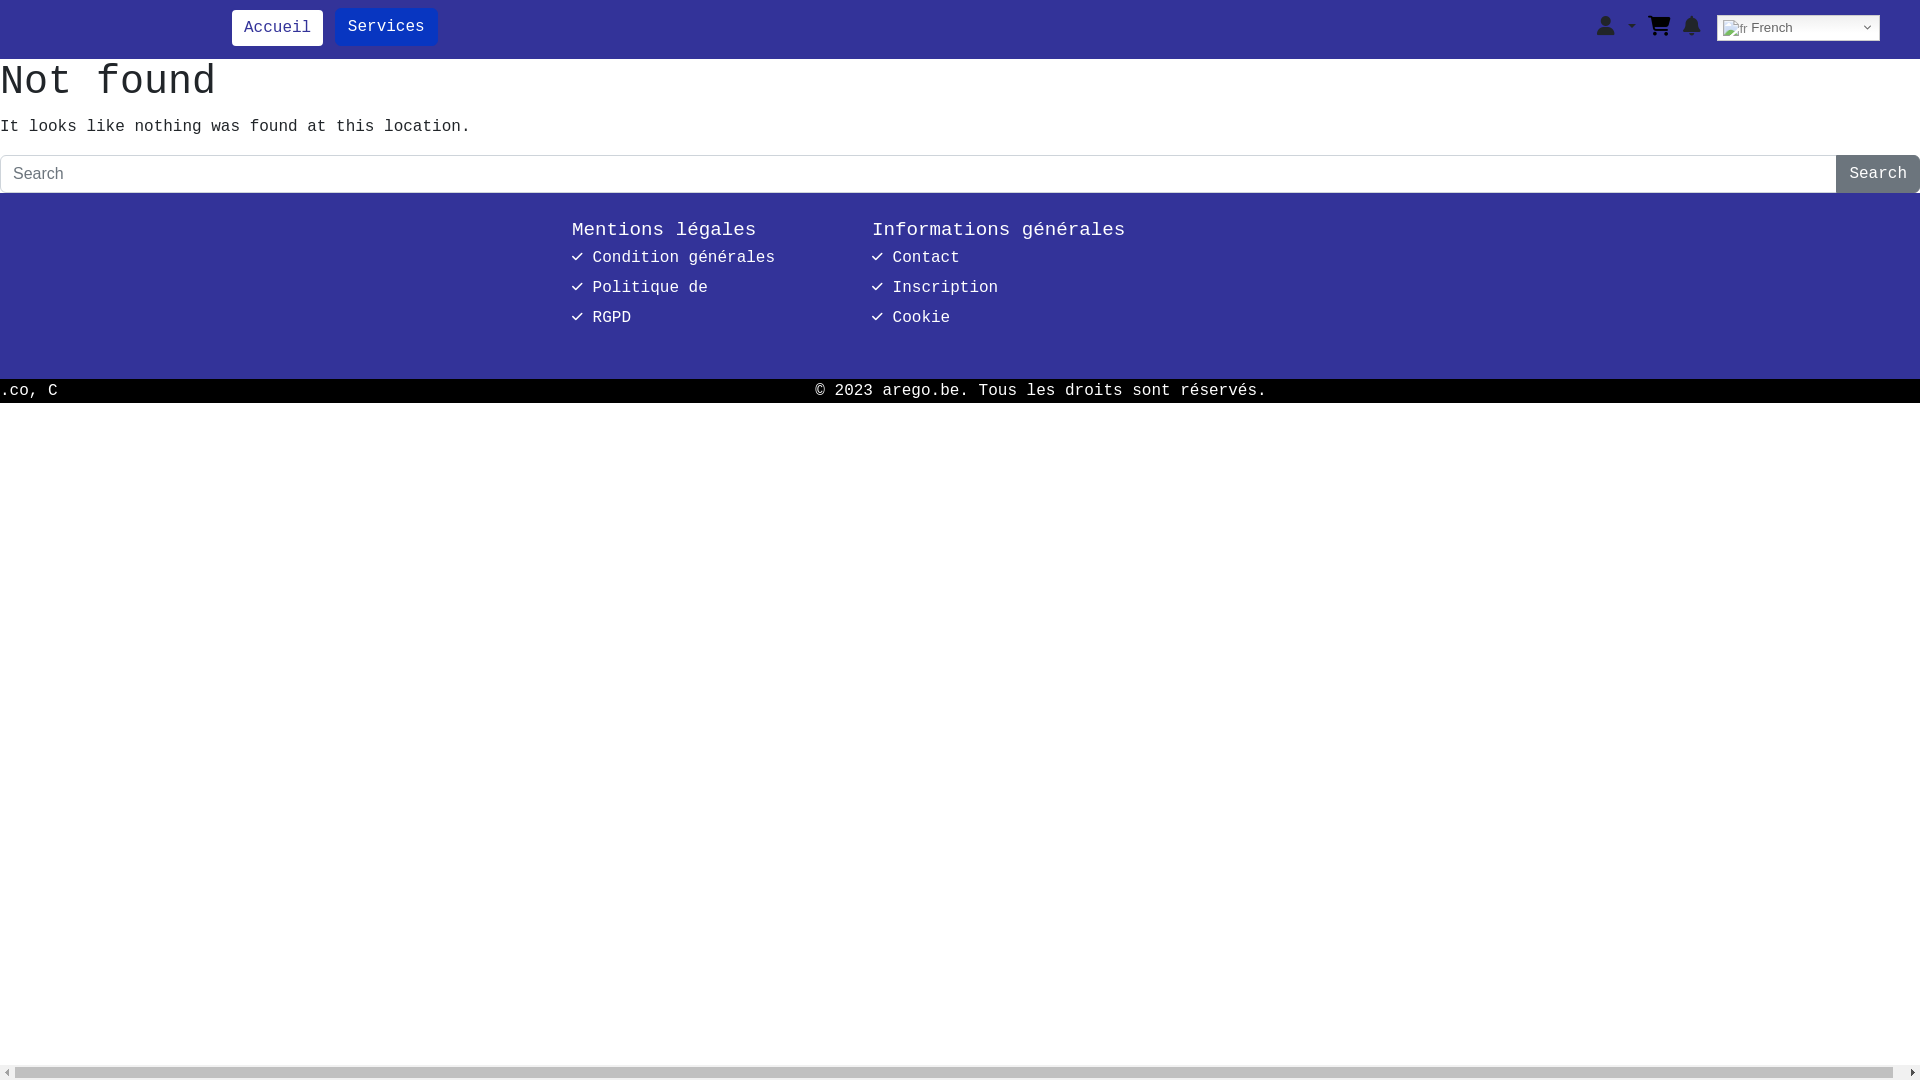 This screenshot has width=1920, height=1080. Describe the element at coordinates (1798, 27) in the screenshot. I see `'French'` at that location.